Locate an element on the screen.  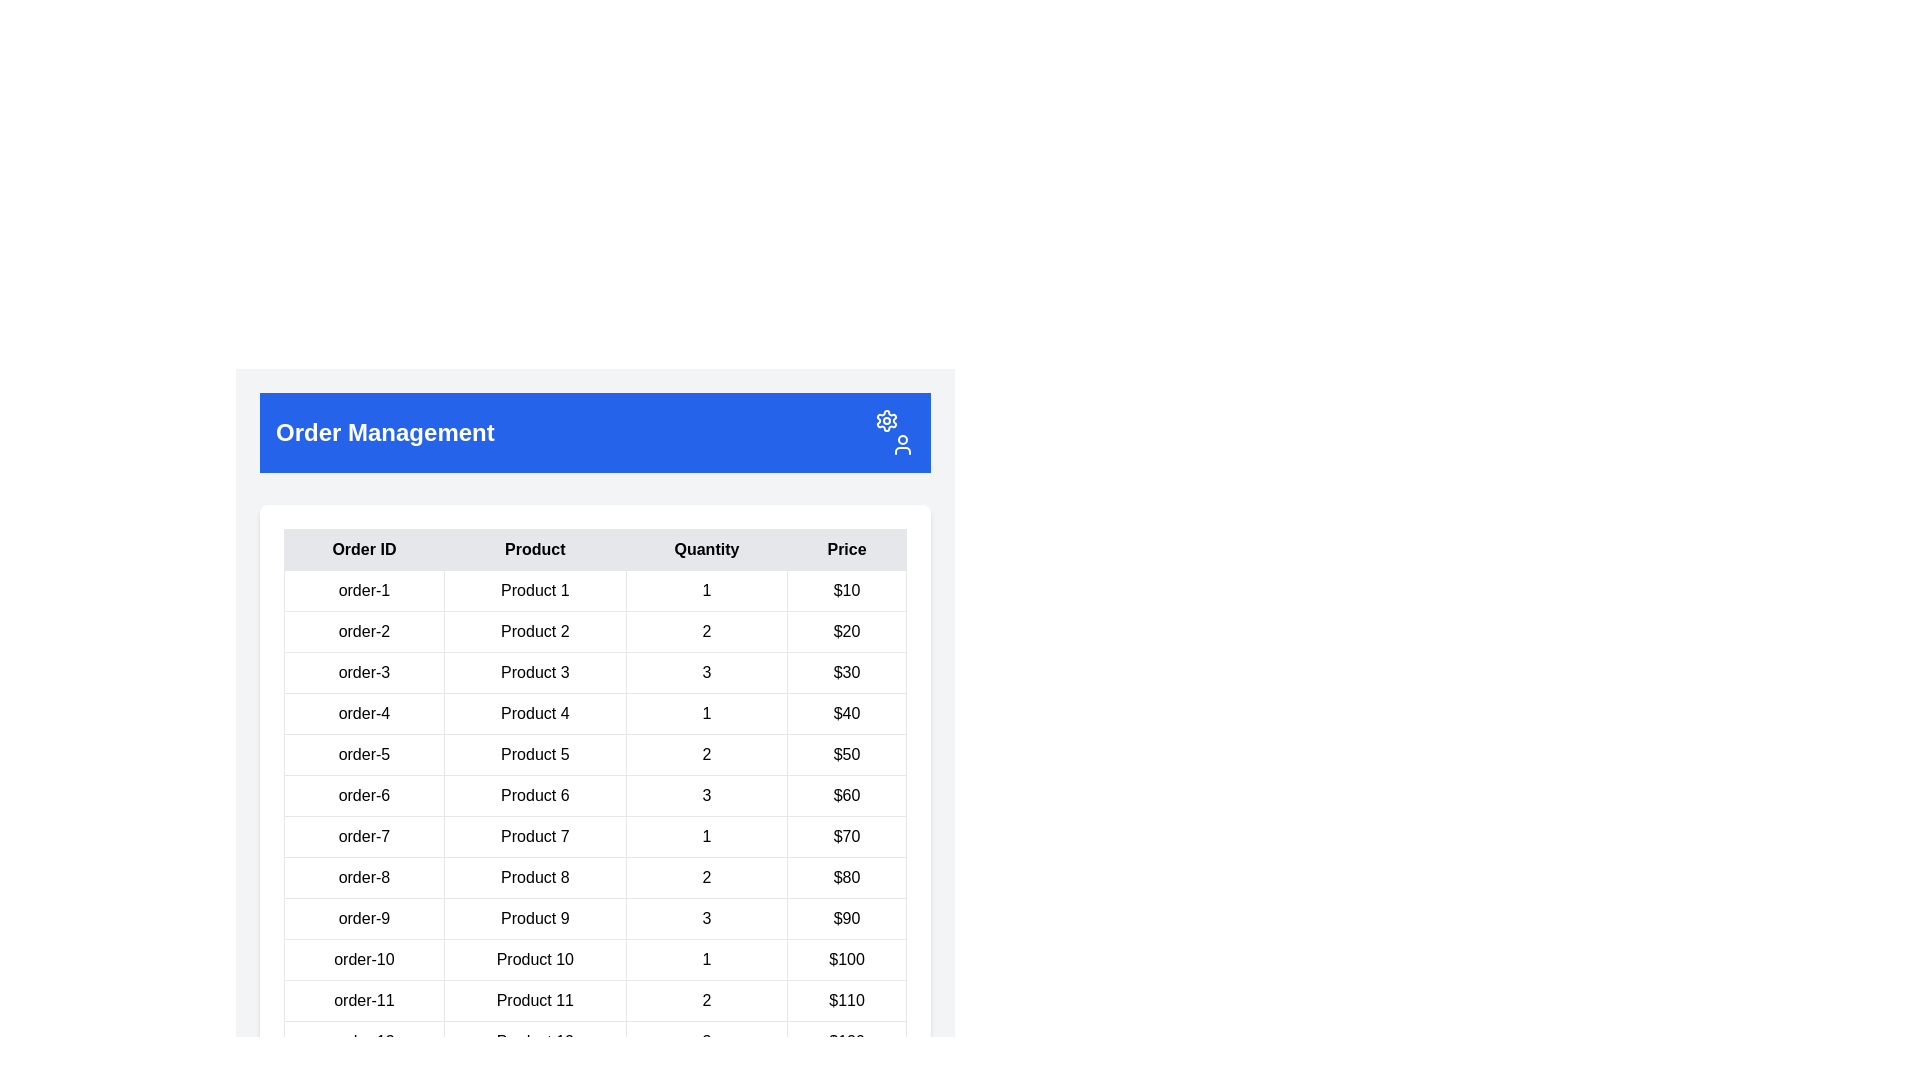
information displayed in the third row of the table containing 'order-3', 'Product 3', '3', and '$30' is located at coordinates (594, 672).